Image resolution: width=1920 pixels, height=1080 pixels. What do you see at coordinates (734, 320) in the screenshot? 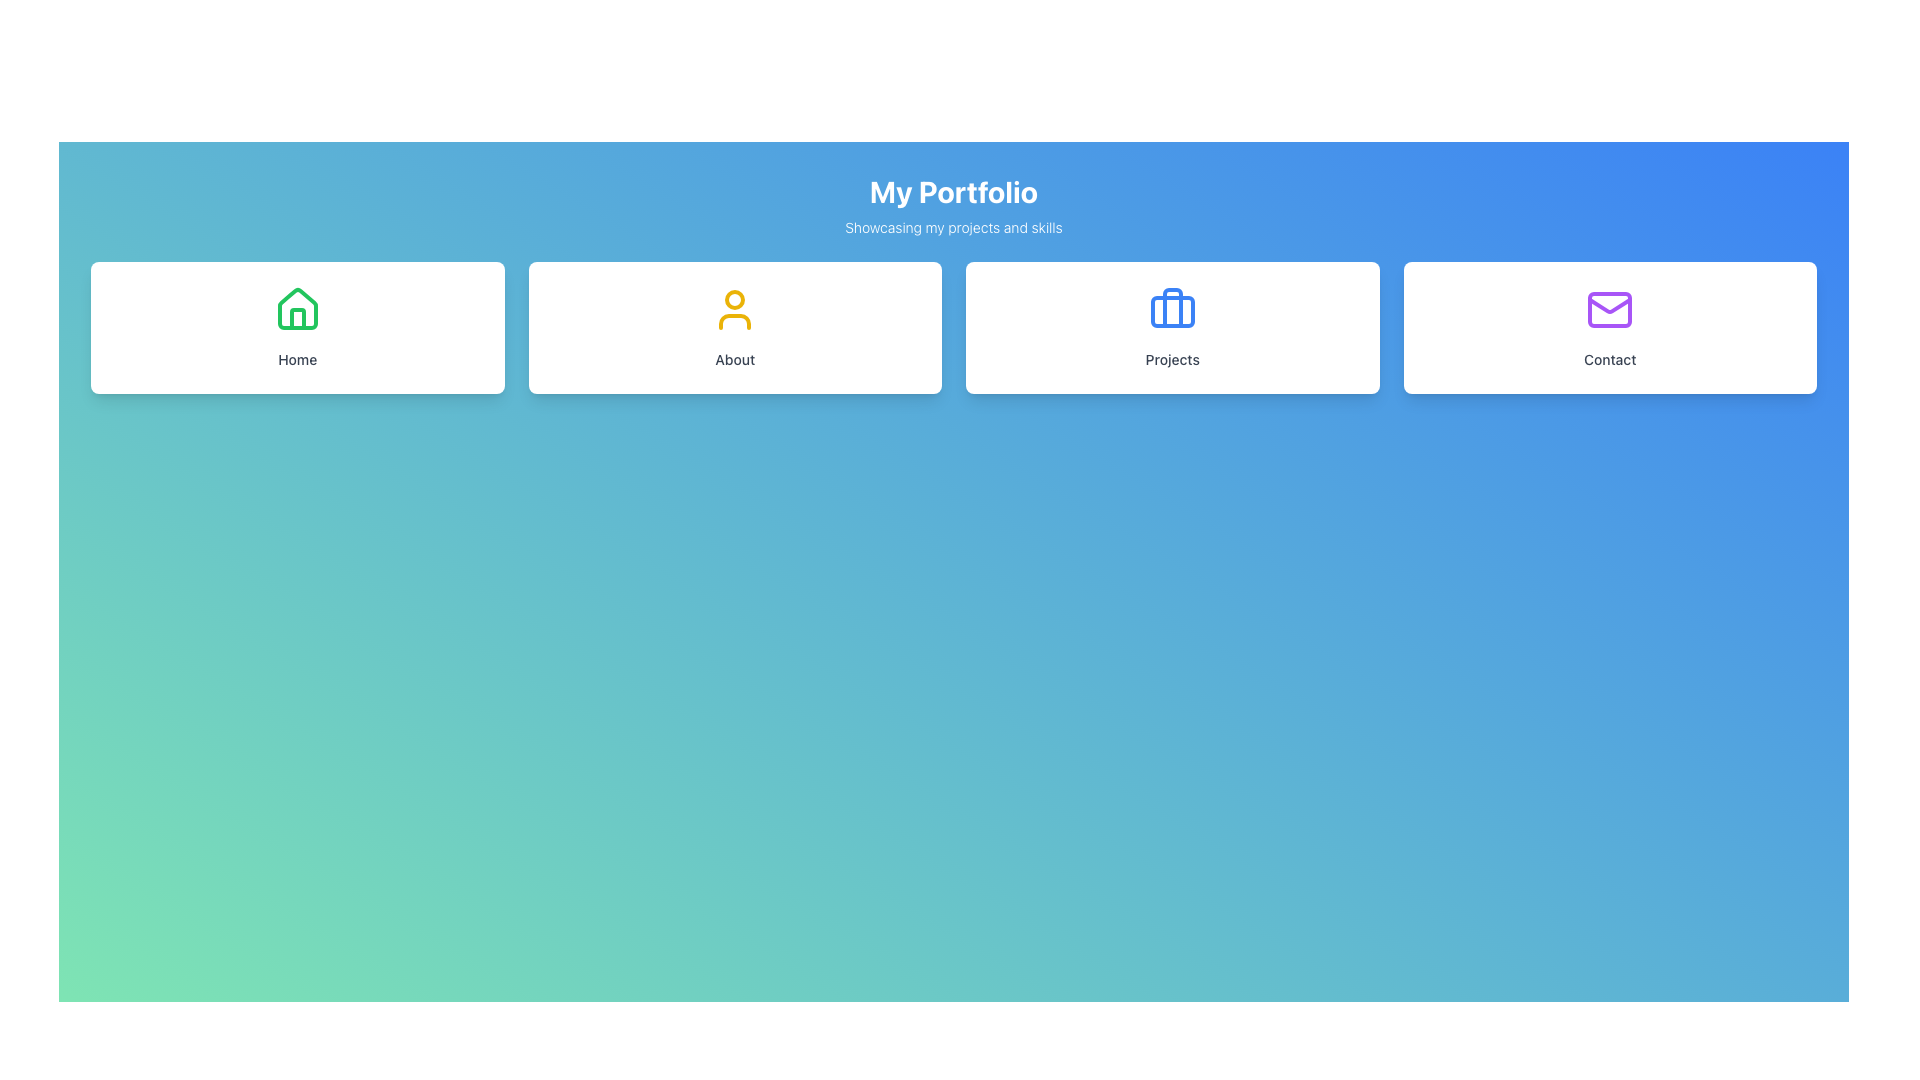
I see `the yellow SVG profile icon located in the lower section of the 'About' card, which is the second card from the left in a series of four cards under the 'My Portfolio' header` at bounding box center [734, 320].